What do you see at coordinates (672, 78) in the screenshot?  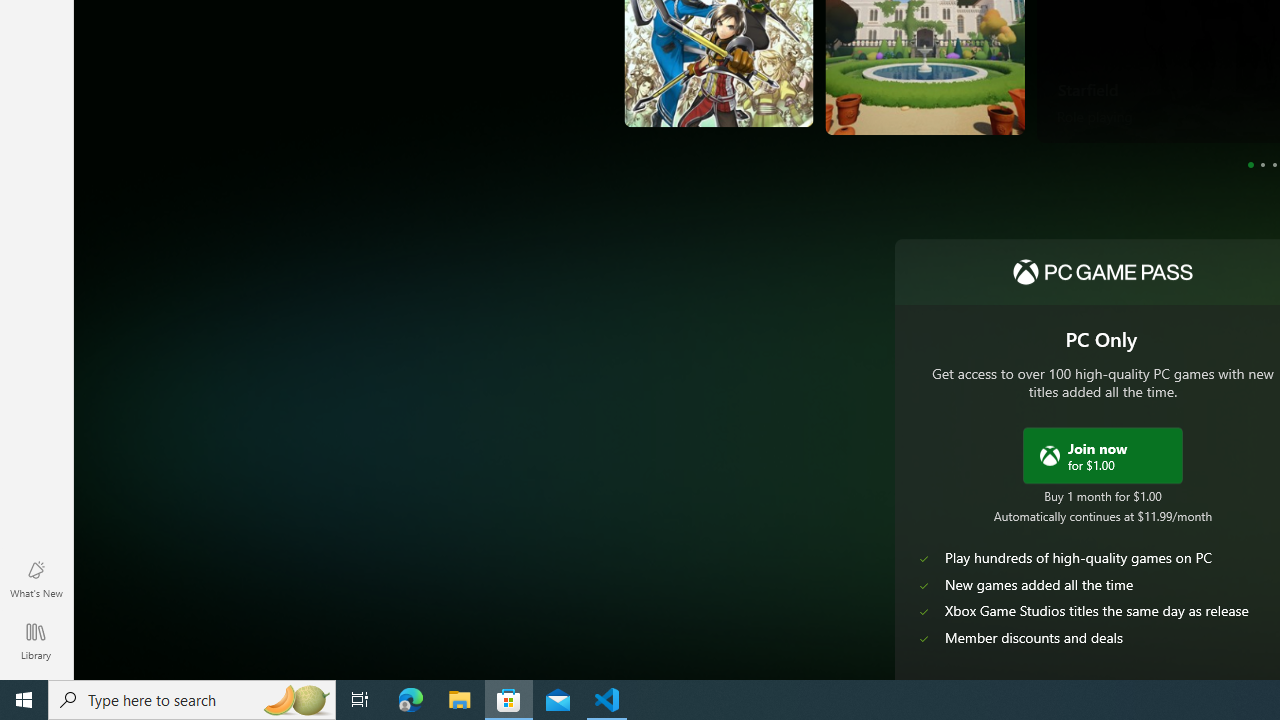 I see `'Eiyuden Chronicle: Hundred Heroes'` at bounding box center [672, 78].